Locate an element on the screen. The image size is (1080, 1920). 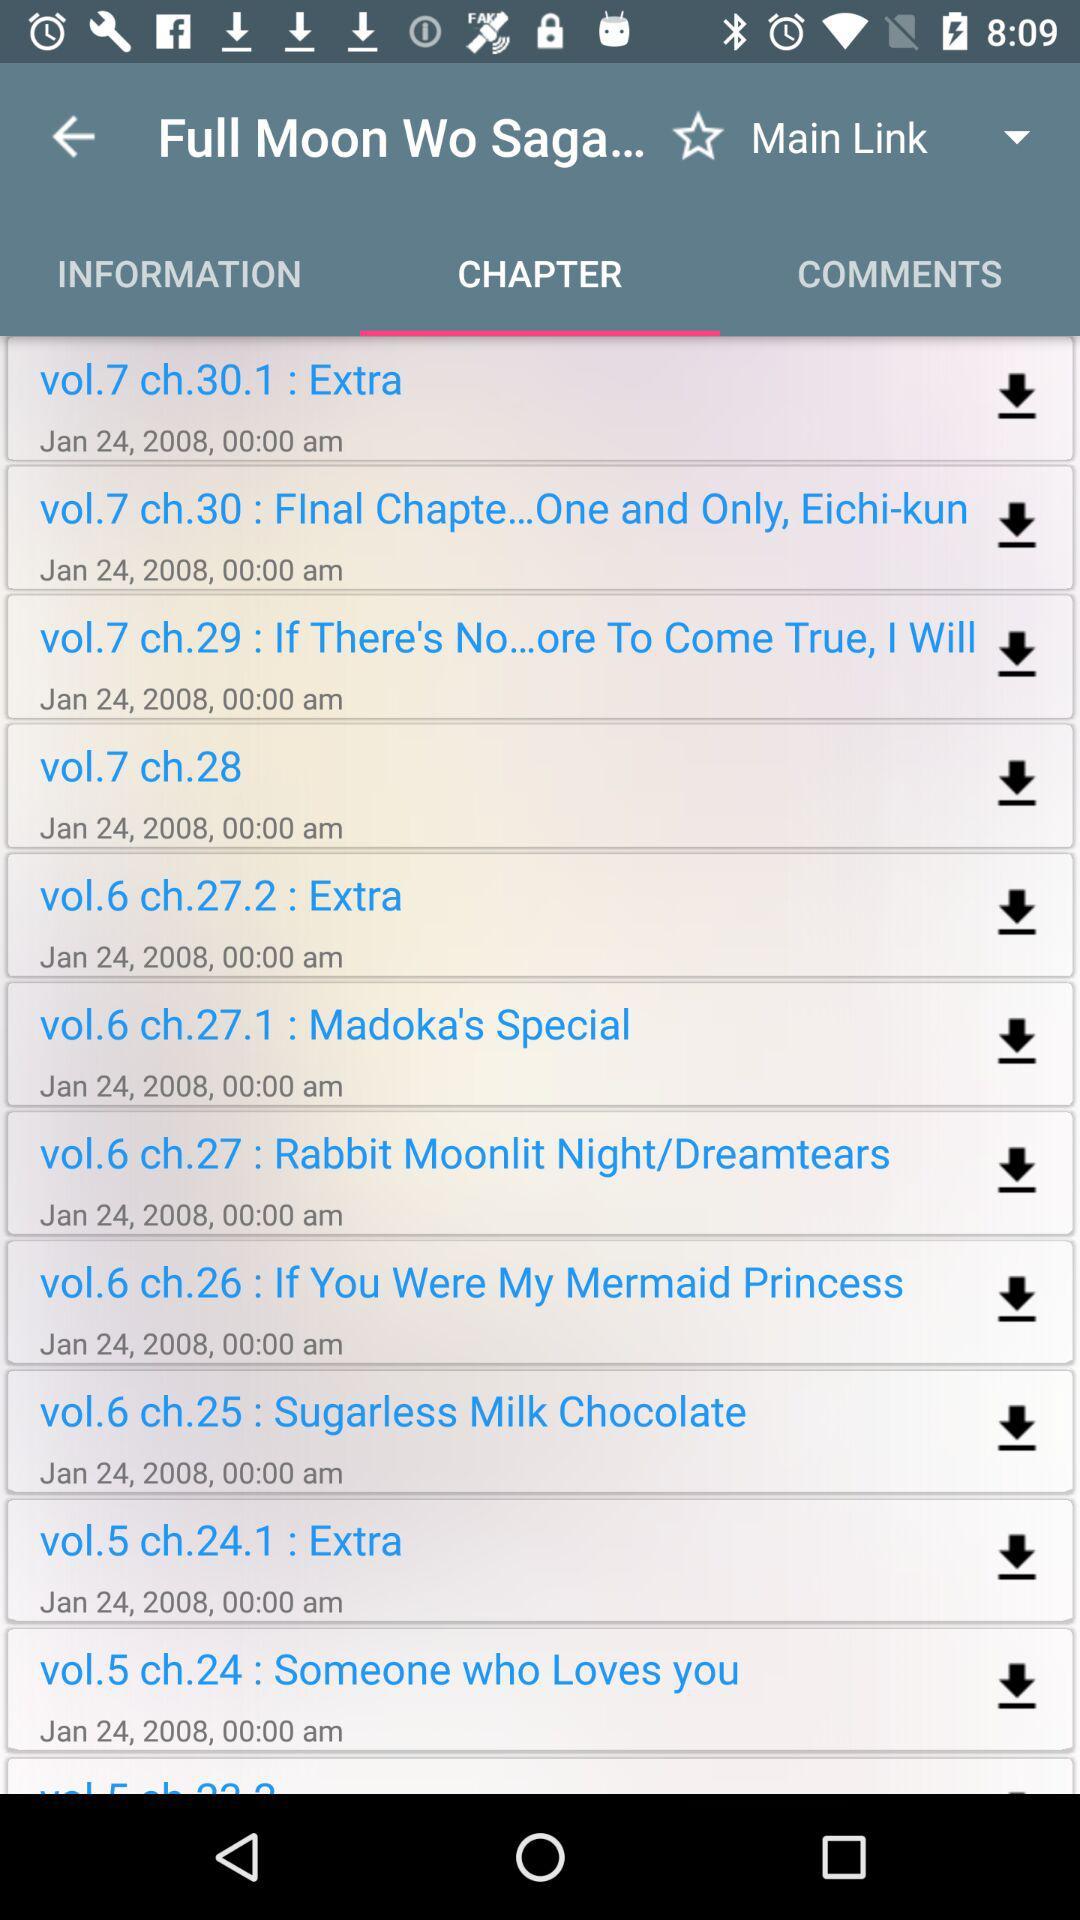
download the chapter is located at coordinates (1017, 1557).